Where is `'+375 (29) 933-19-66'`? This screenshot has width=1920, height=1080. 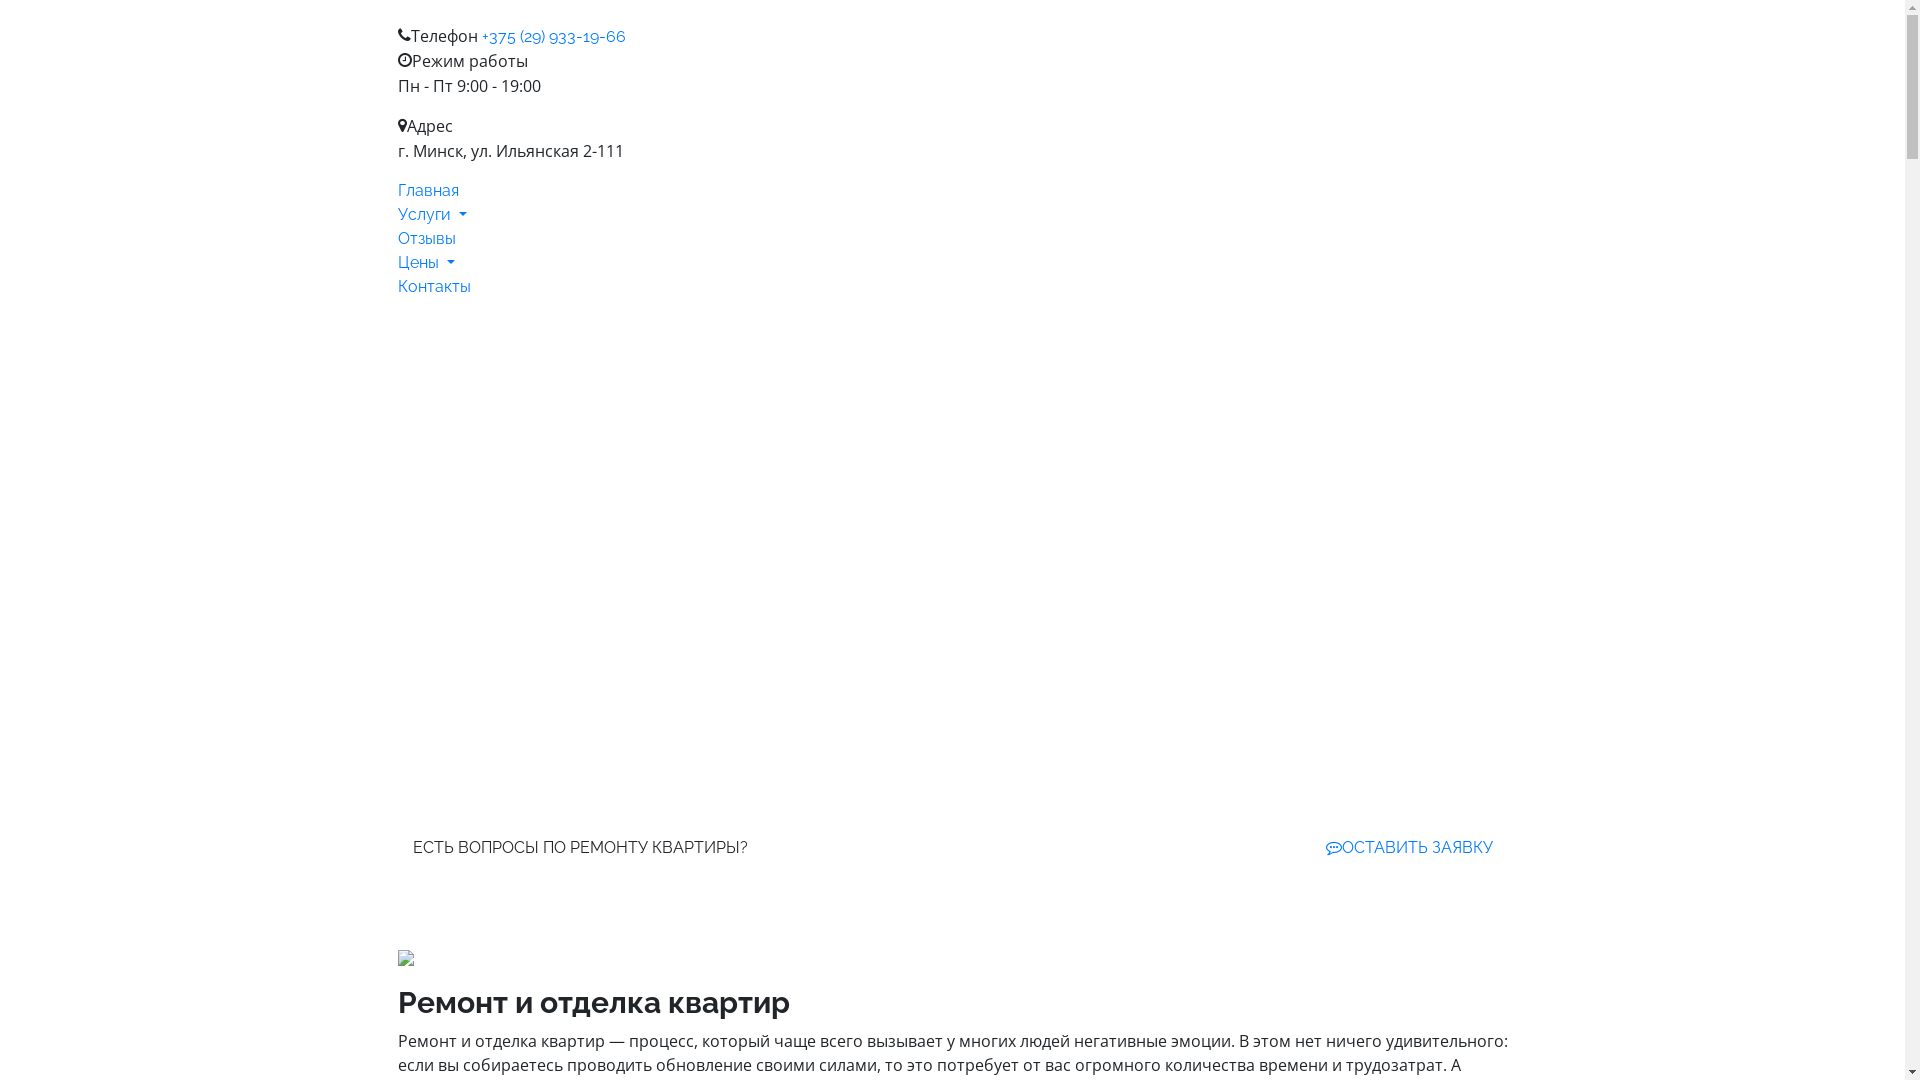 '+375 (29) 933-19-66' is located at coordinates (553, 36).